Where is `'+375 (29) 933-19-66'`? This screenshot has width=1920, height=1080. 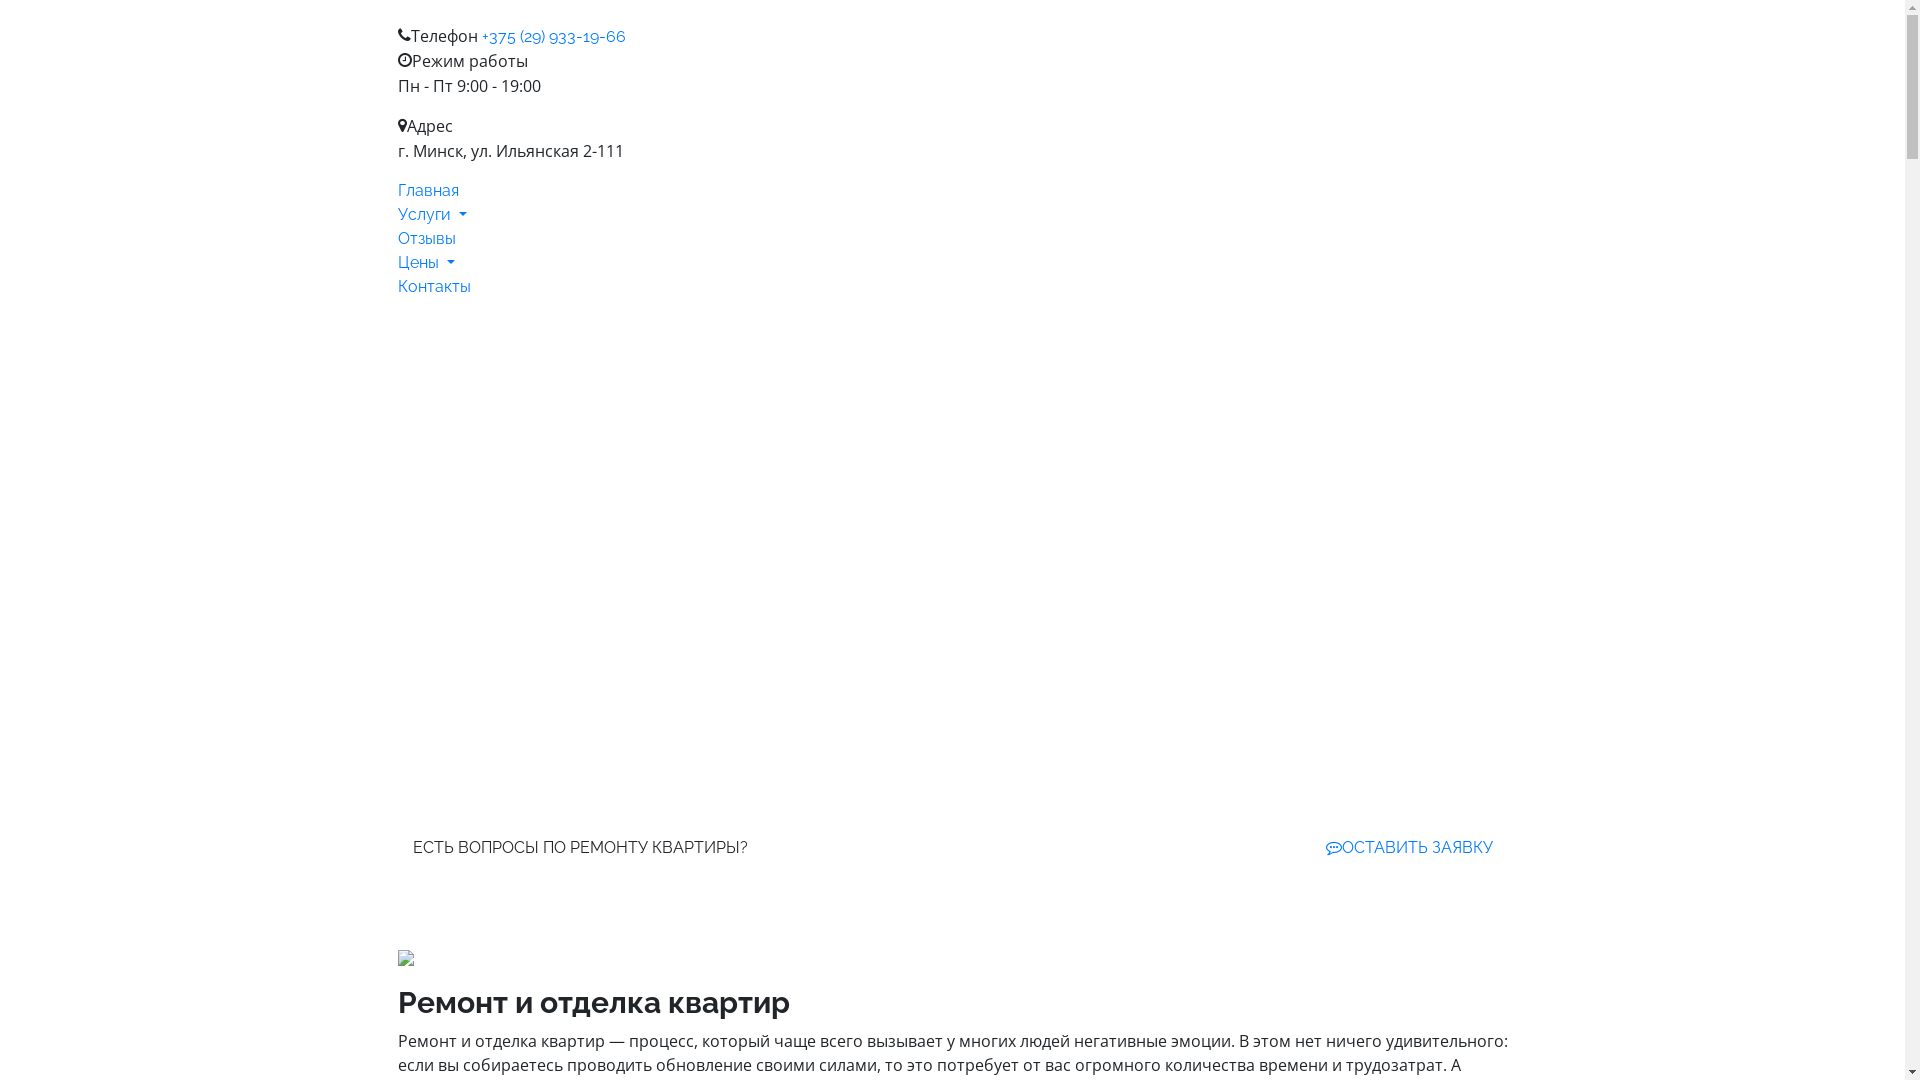 '+375 (29) 933-19-66' is located at coordinates (553, 36).